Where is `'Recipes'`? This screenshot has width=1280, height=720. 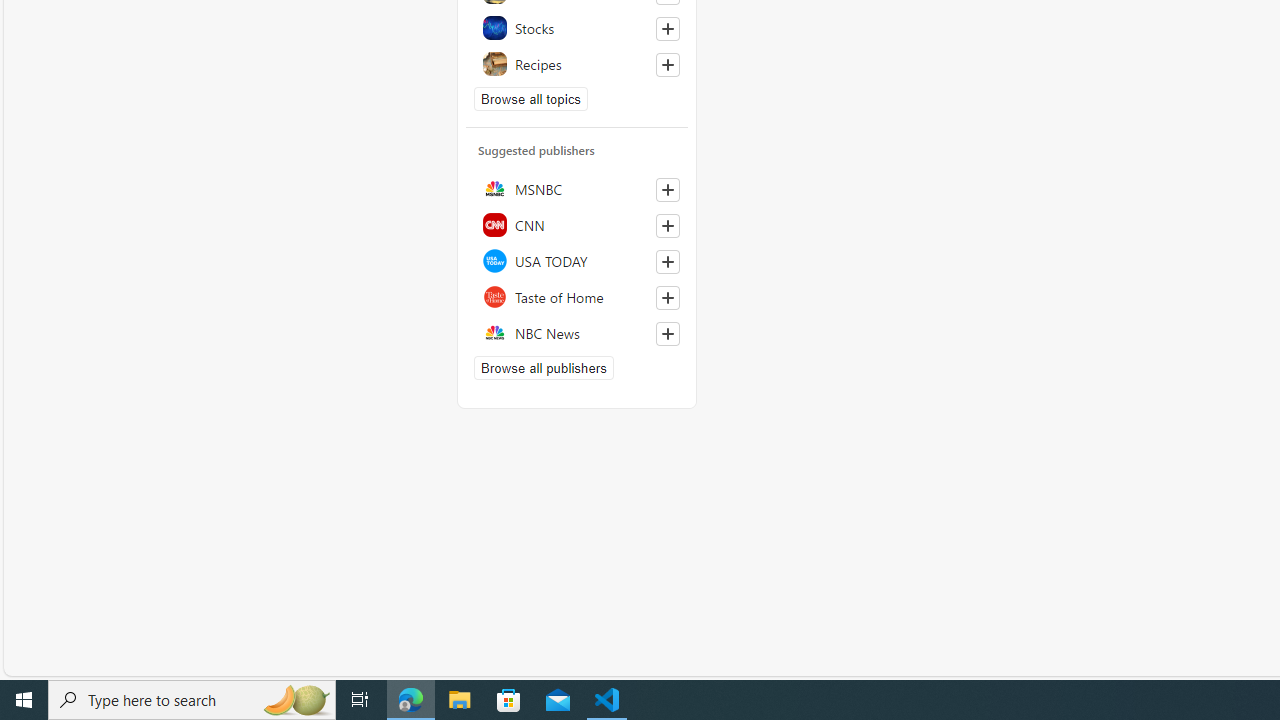
'Recipes' is located at coordinates (576, 62).